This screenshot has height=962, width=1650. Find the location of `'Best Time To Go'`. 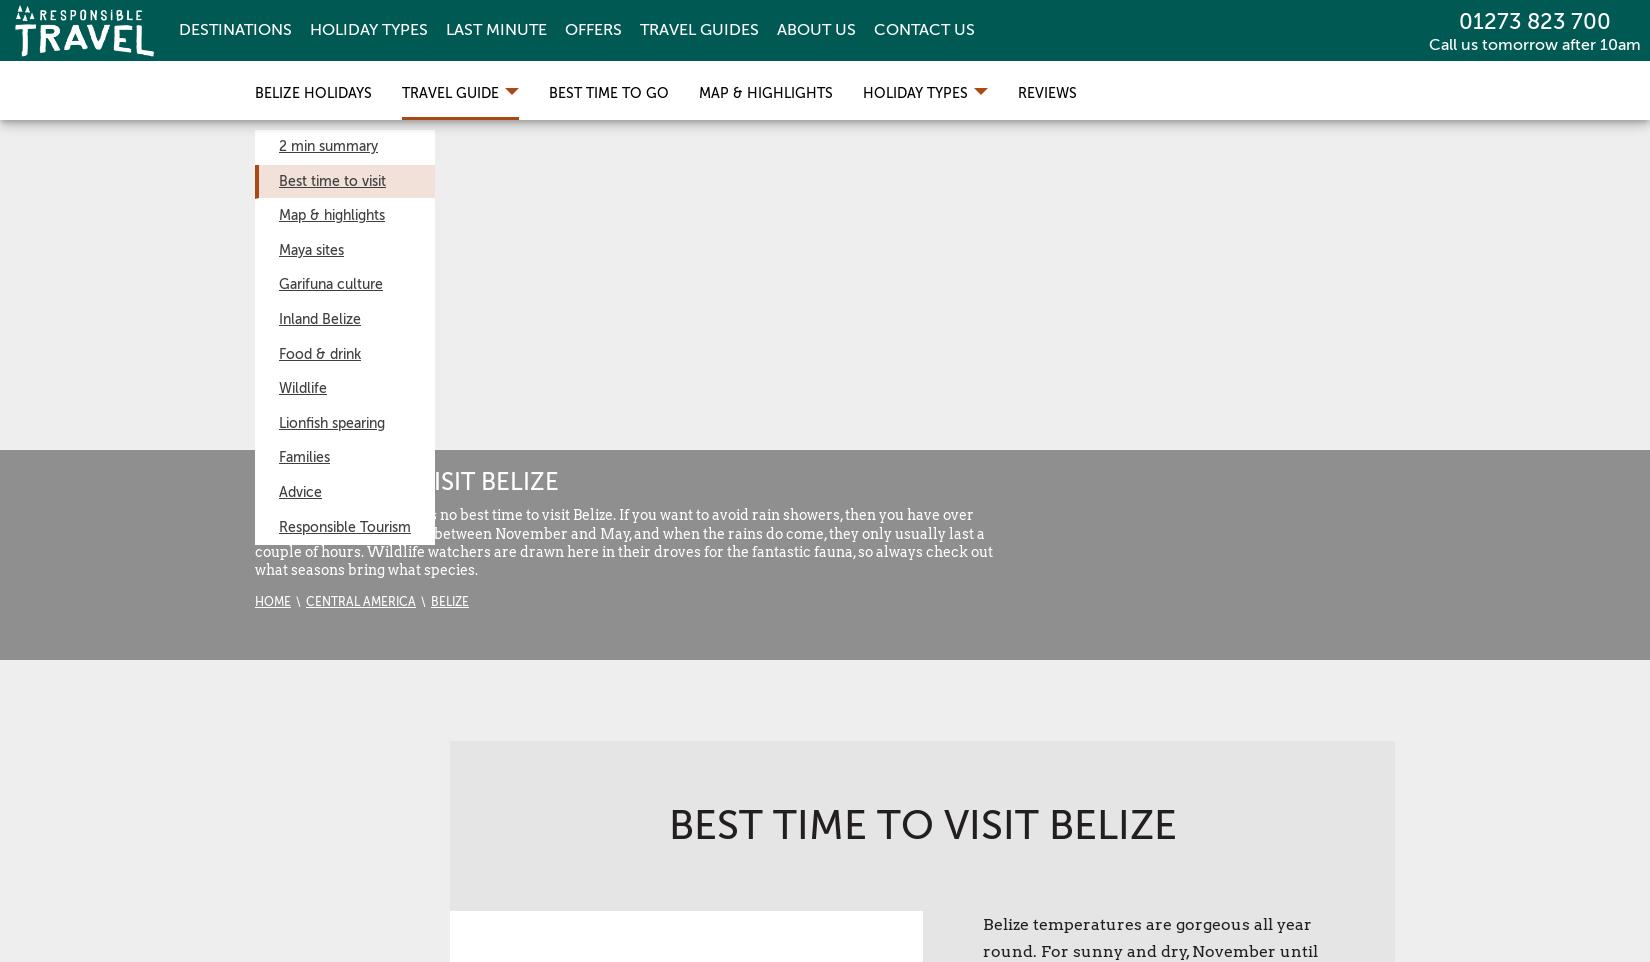

'Best Time To Go' is located at coordinates (608, 93).